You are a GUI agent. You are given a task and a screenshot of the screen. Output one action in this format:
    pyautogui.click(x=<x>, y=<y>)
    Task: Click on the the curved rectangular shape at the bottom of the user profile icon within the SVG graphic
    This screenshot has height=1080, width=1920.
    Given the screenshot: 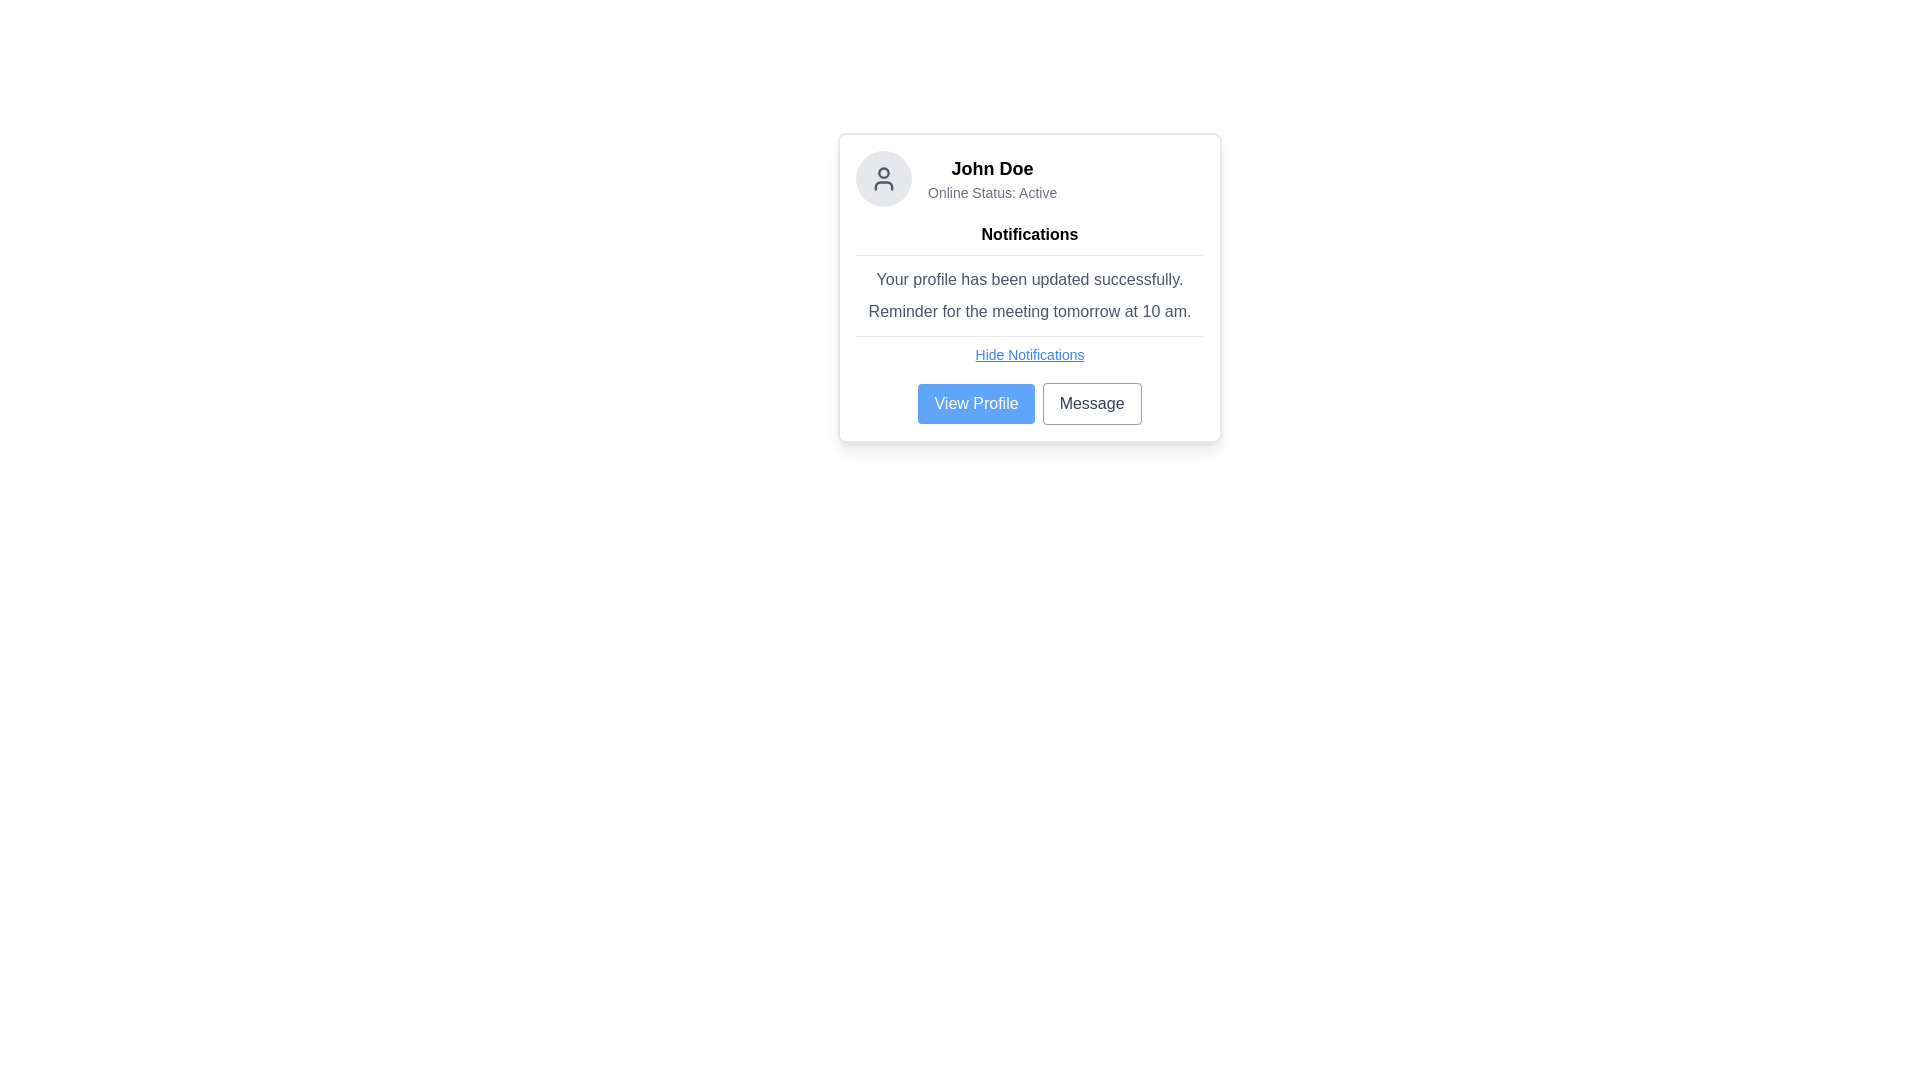 What is the action you would take?
    pyautogui.click(x=882, y=185)
    